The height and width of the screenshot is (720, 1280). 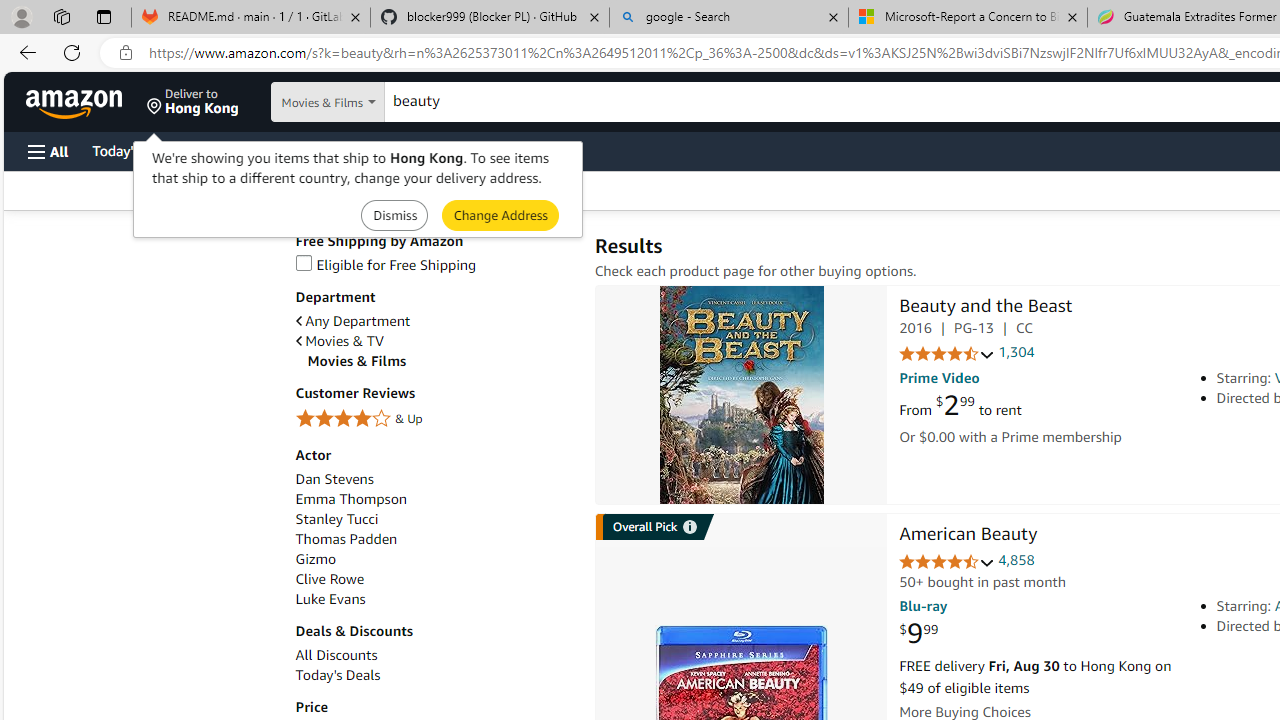 What do you see at coordinates (433, 559) in the screenshot?
I see `'Gizmo'` at bounding box center [433, 559].